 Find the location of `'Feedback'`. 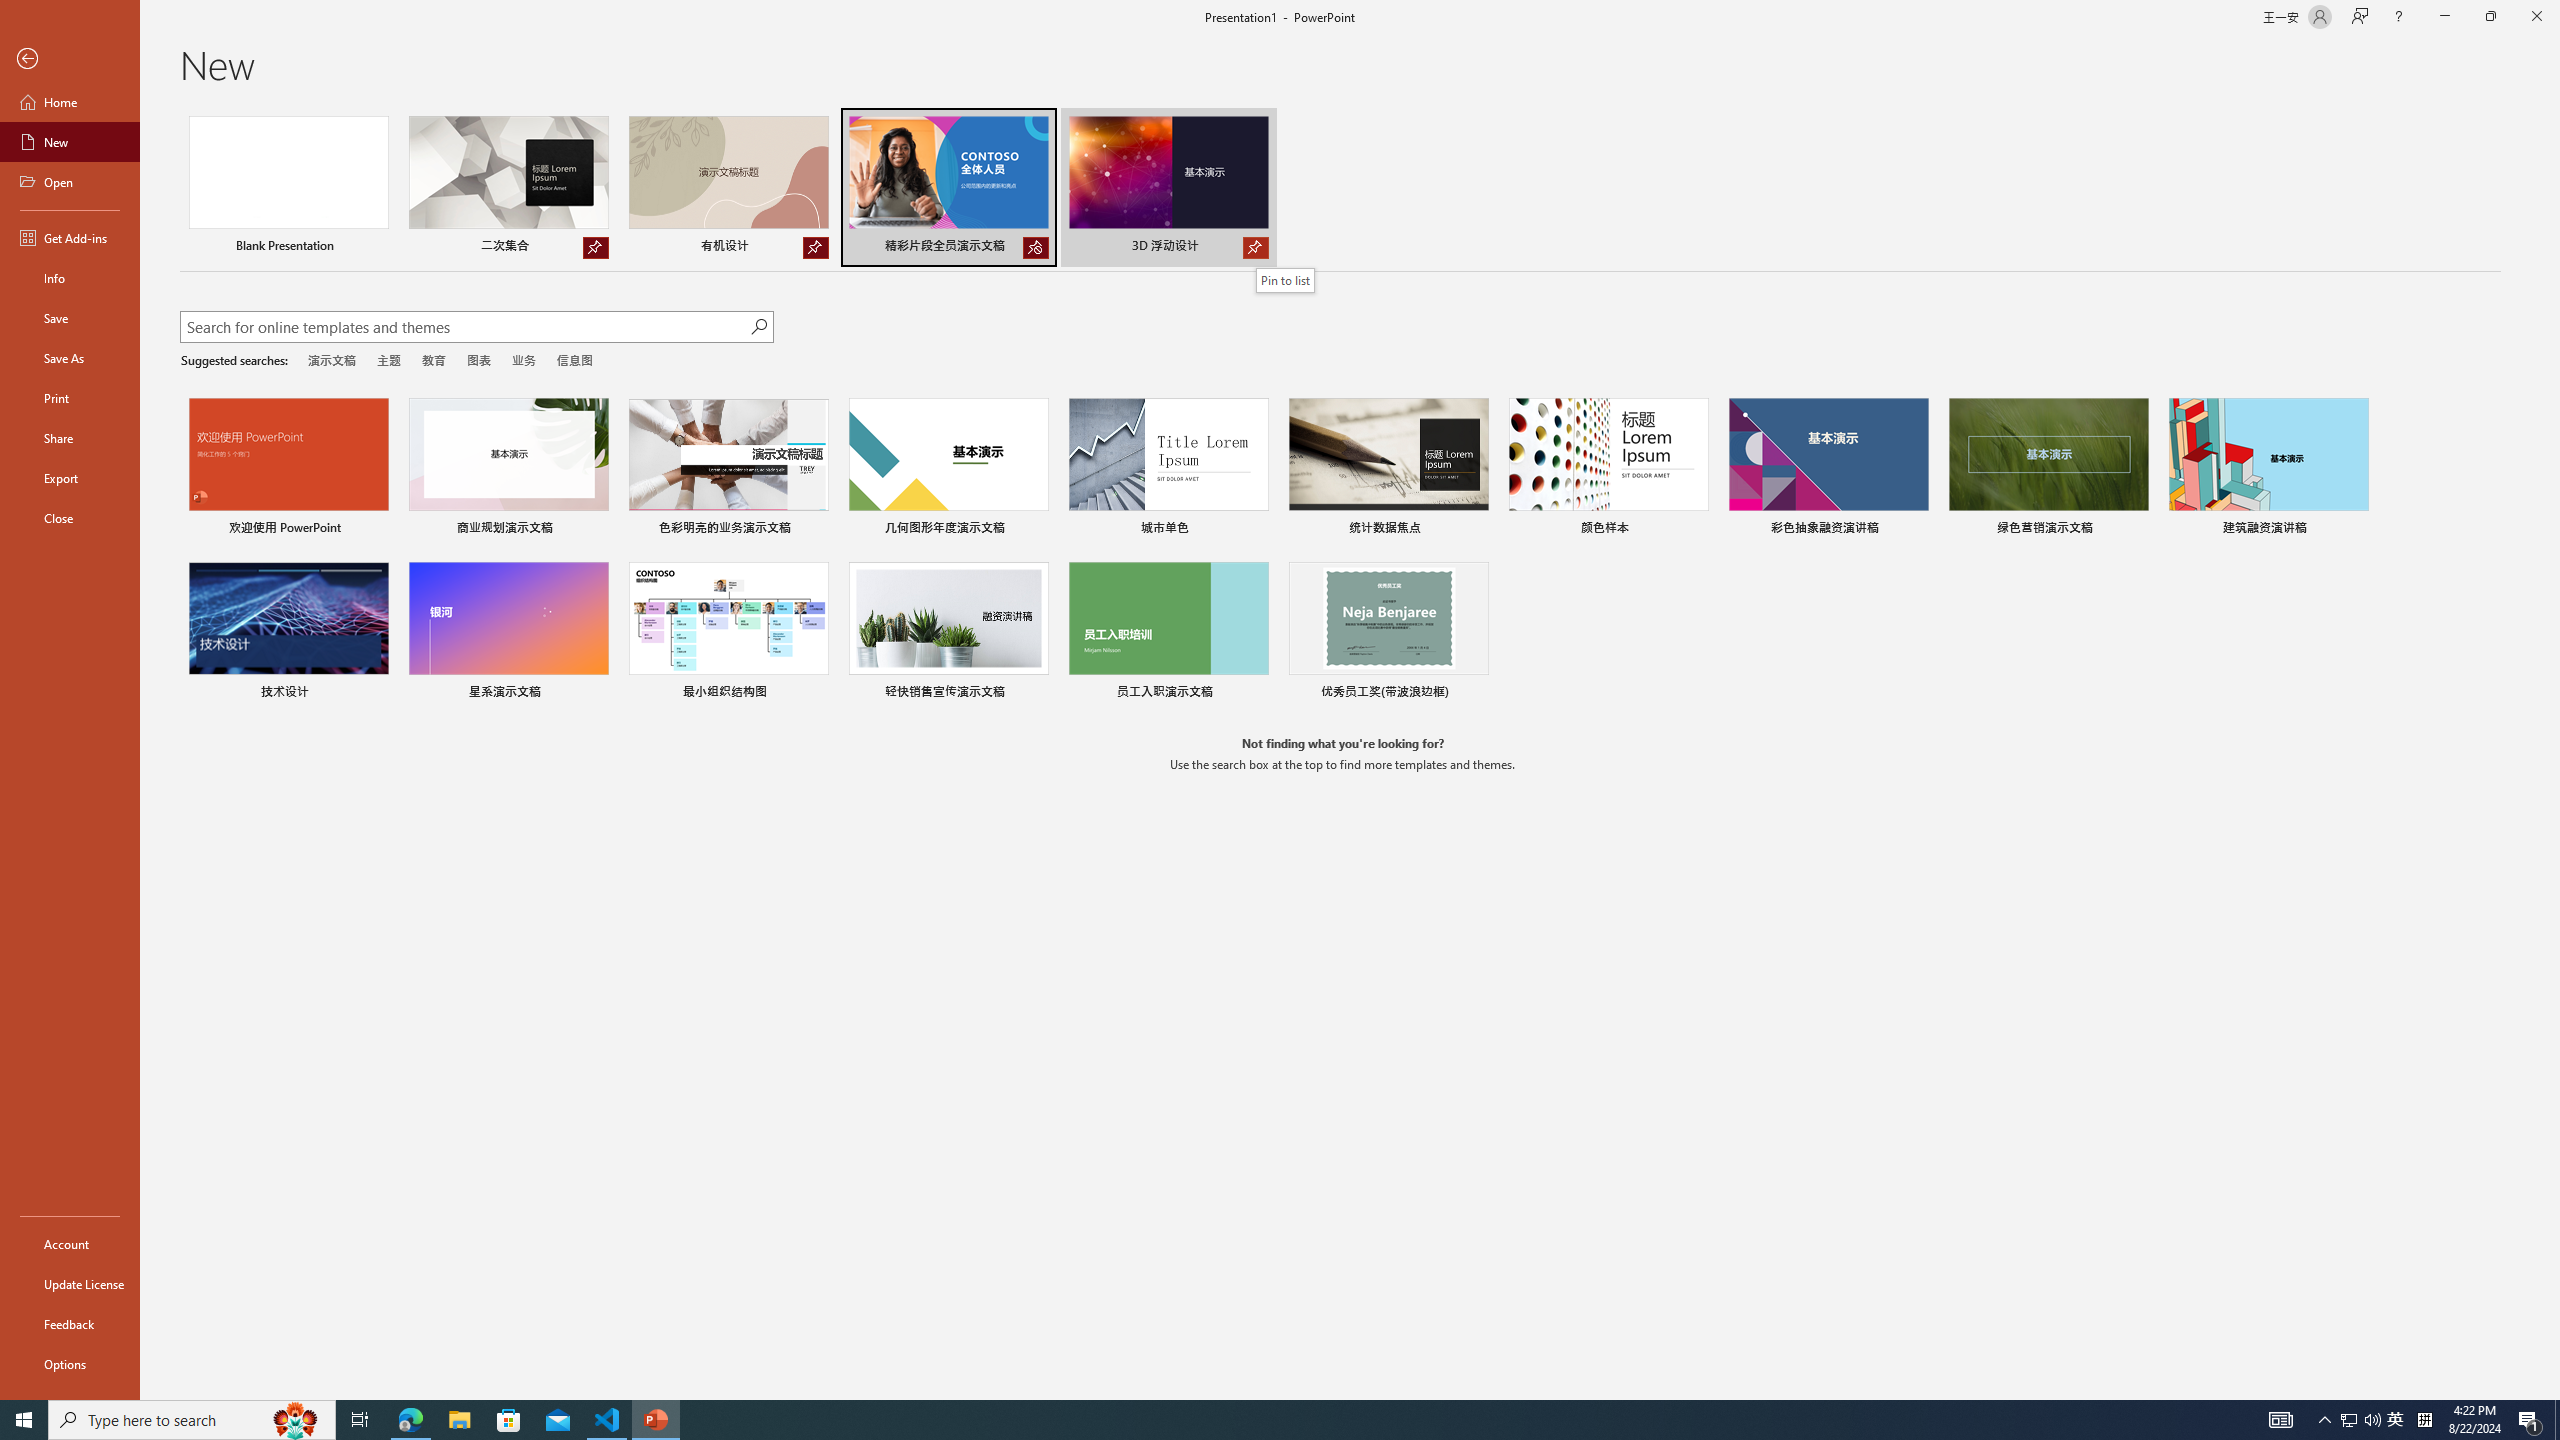

'Feedback' is located at coordinates (69, 1324).